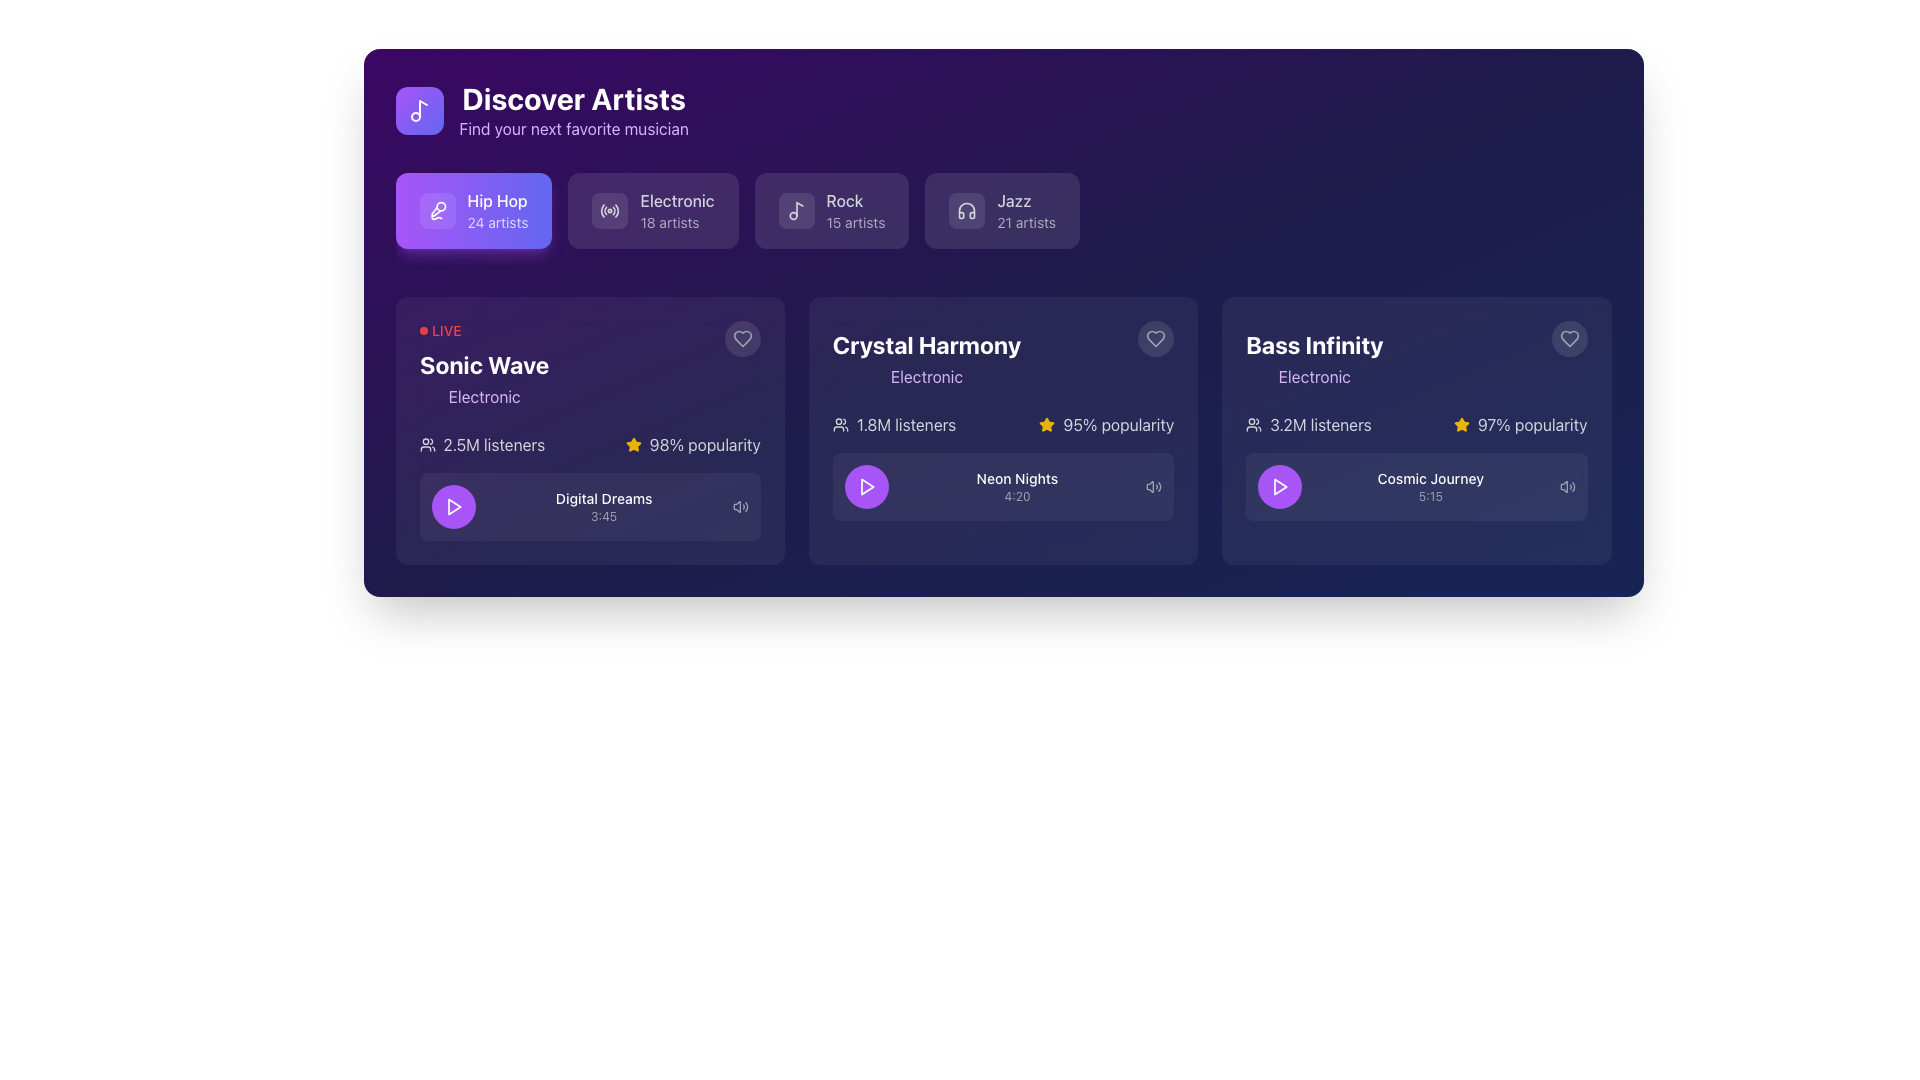 This screenshot has width=1920, height=1080. Describe the element at coordinates (1568, 338) in the screenshot. I see `the 'like' or 'favorite' button located at the top-right corner of the 'Bass Infinity' card` at that location.